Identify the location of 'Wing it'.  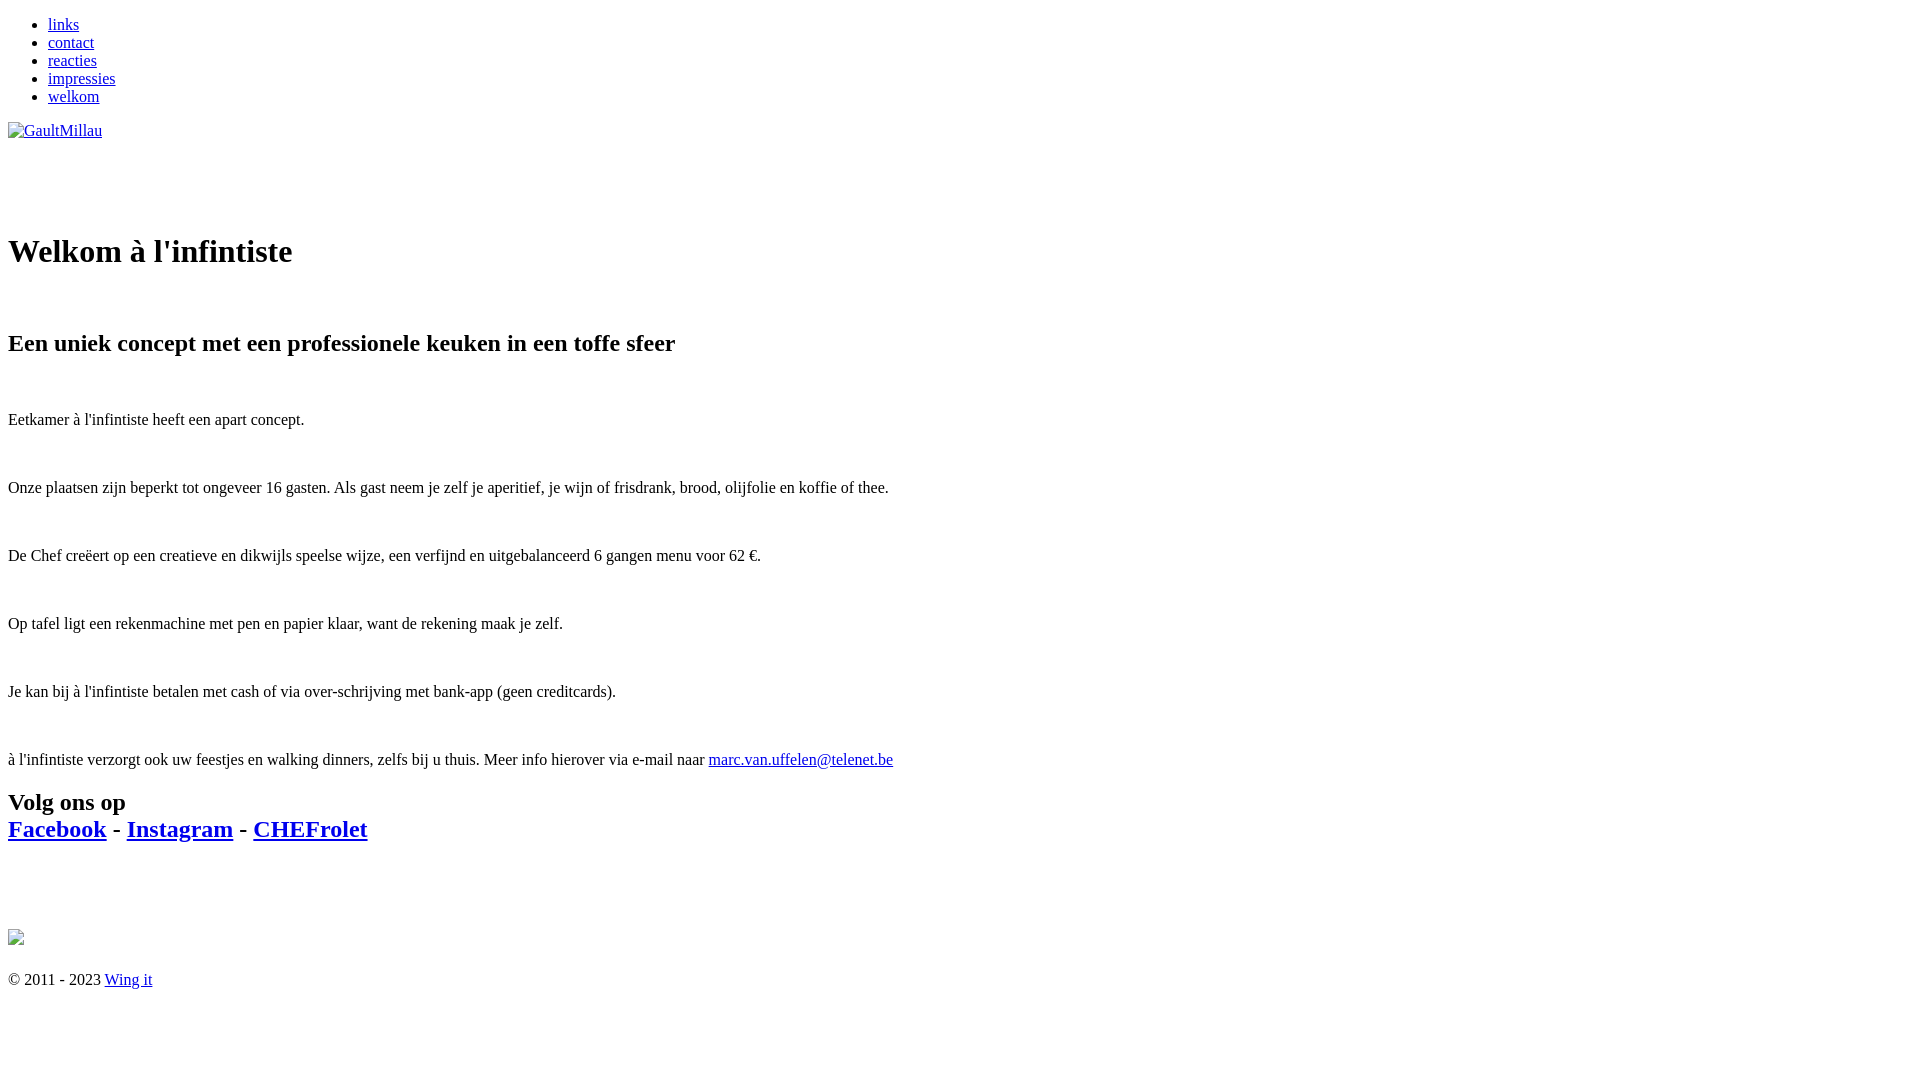
(128, 977).